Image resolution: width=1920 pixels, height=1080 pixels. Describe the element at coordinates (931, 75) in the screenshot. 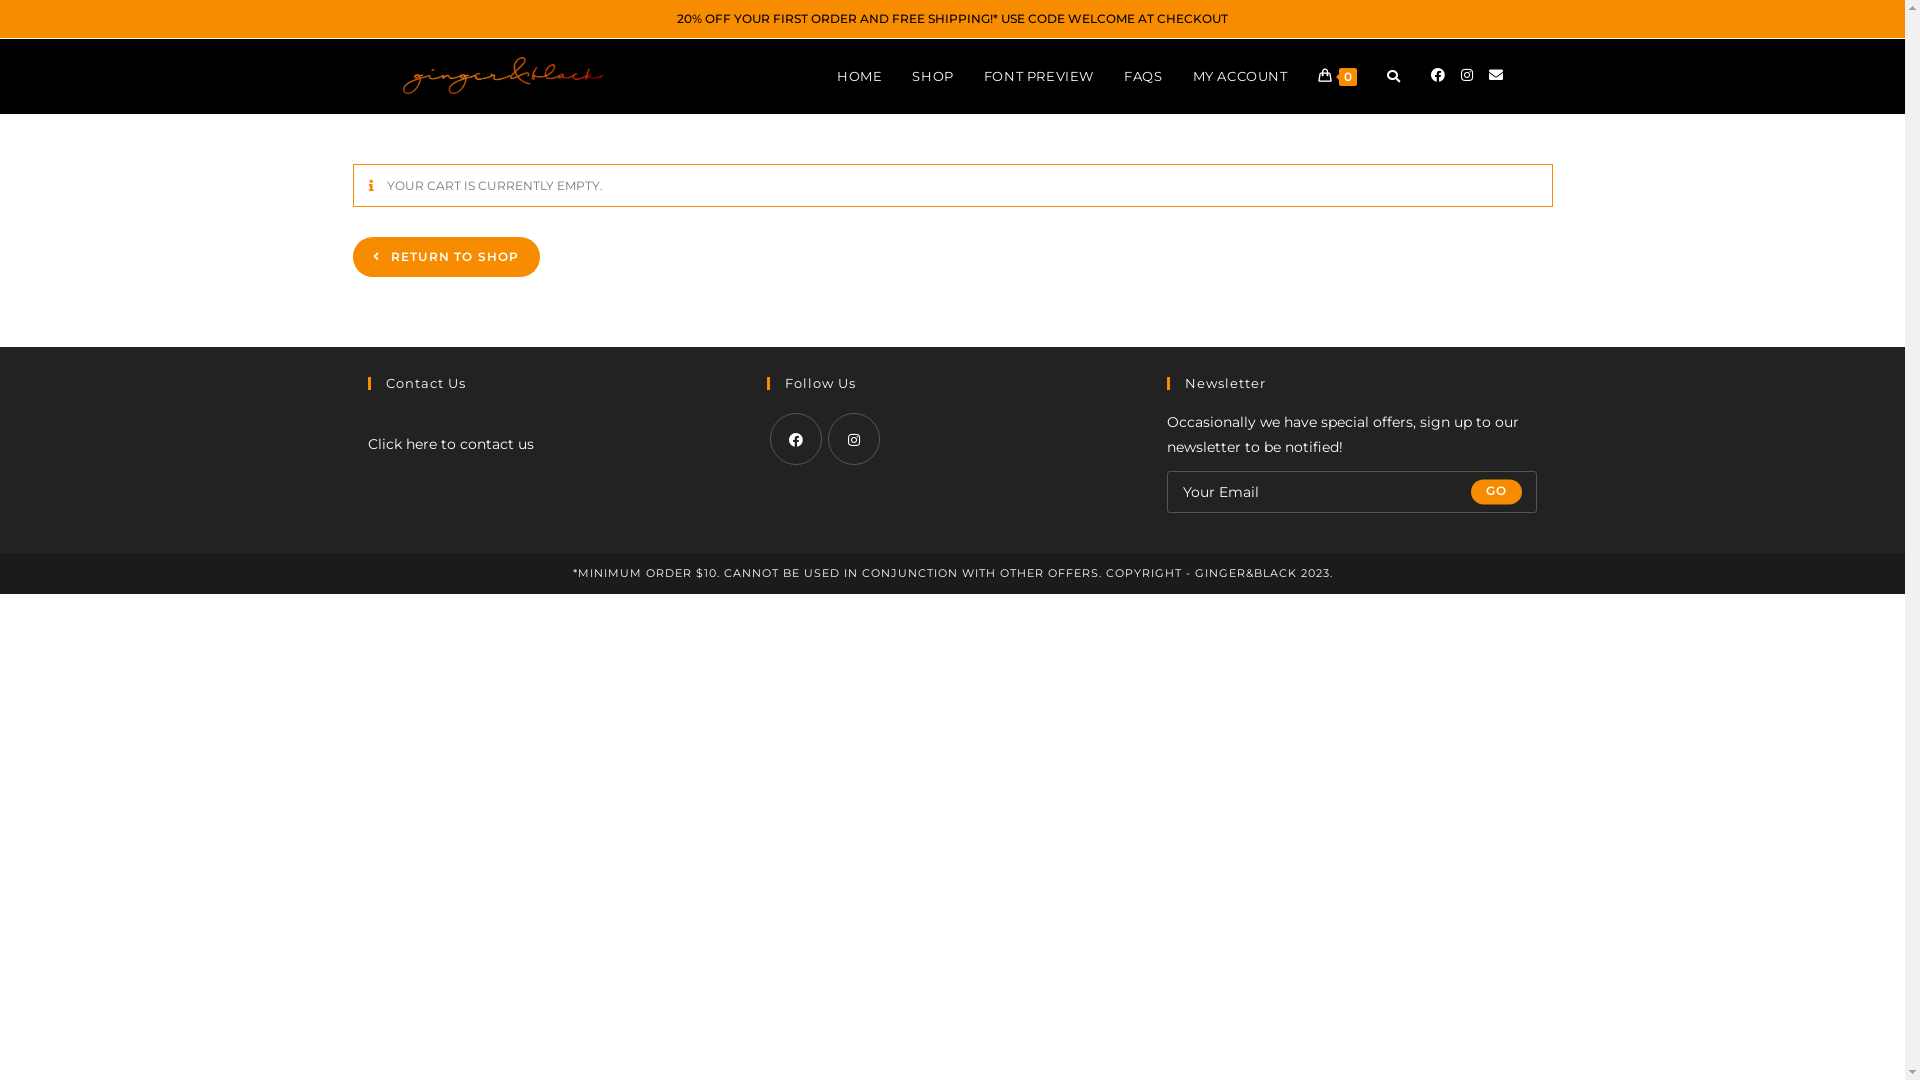

I see `'SHOP'` at that location.